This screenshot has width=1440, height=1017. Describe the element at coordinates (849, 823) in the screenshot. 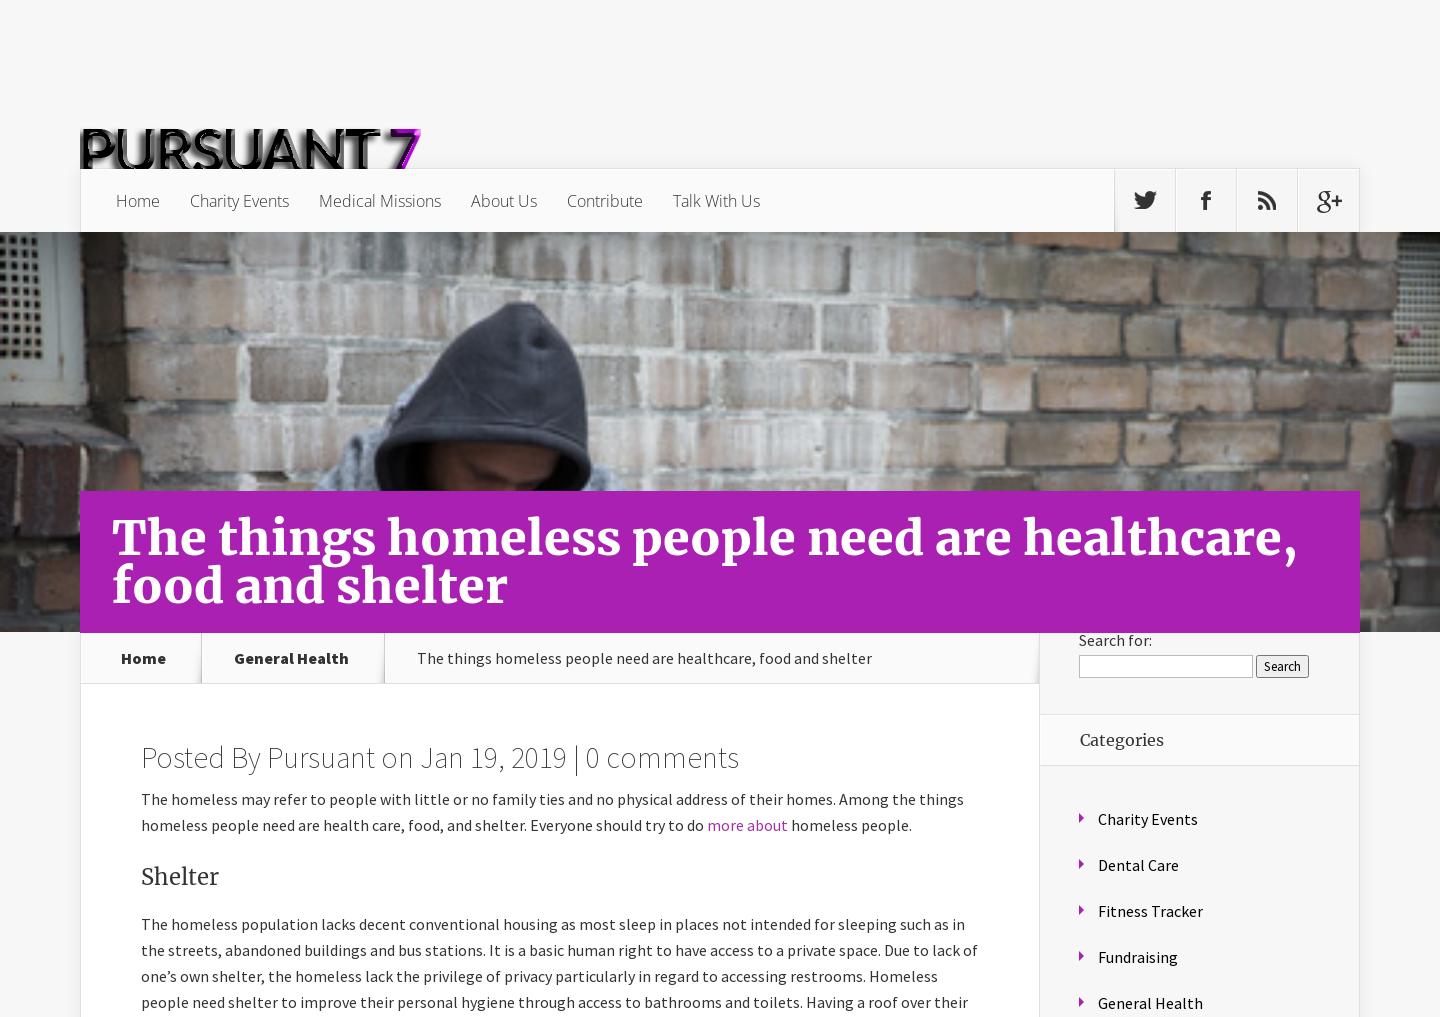

I see `'homeless people.'` at that location.